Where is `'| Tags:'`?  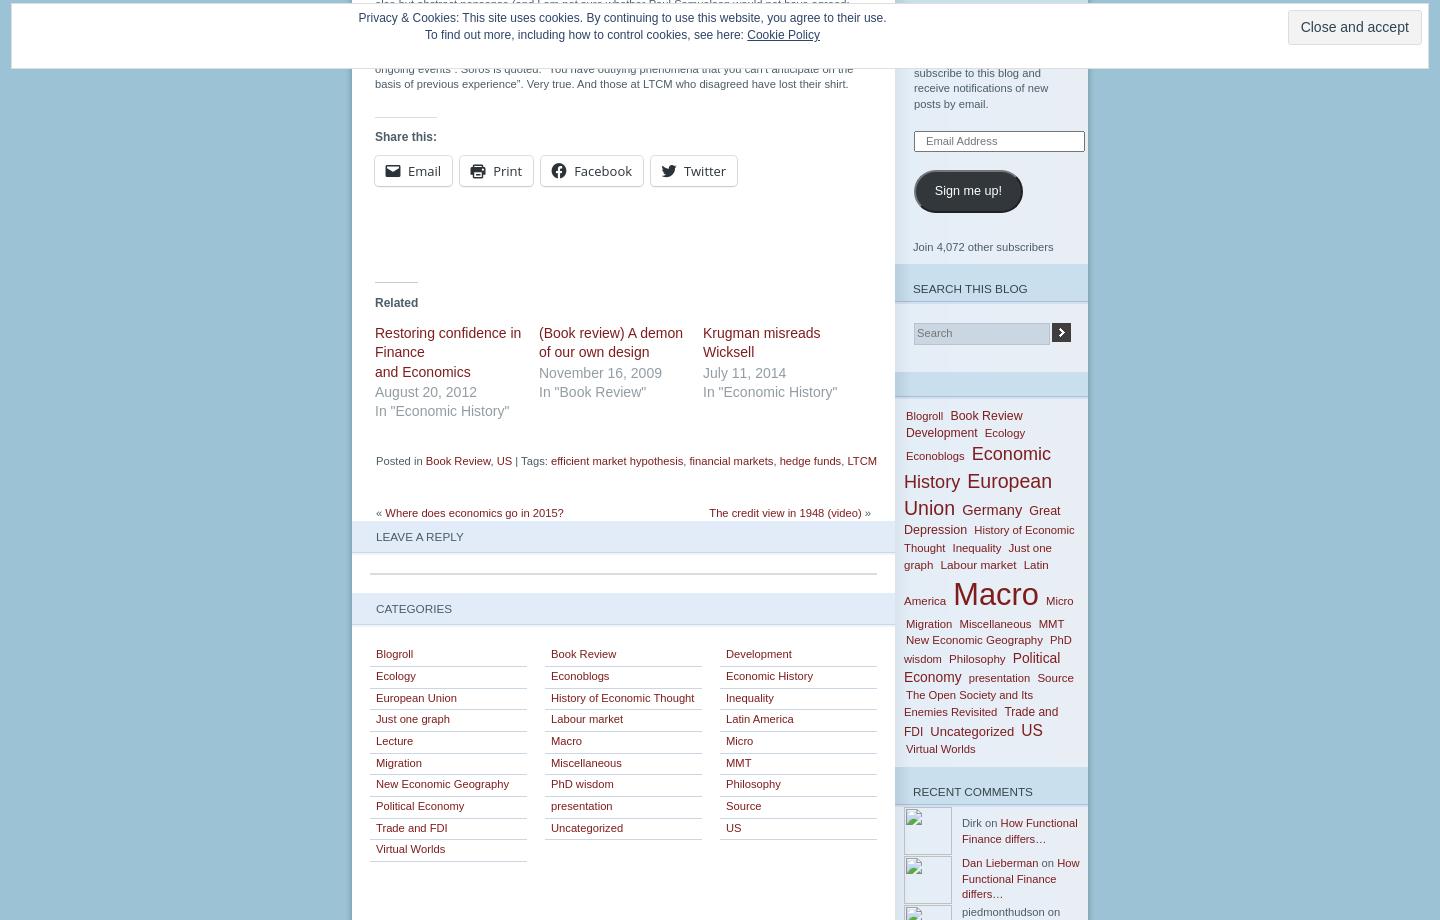
'| Tags:' is located at coordinates (511, 460).